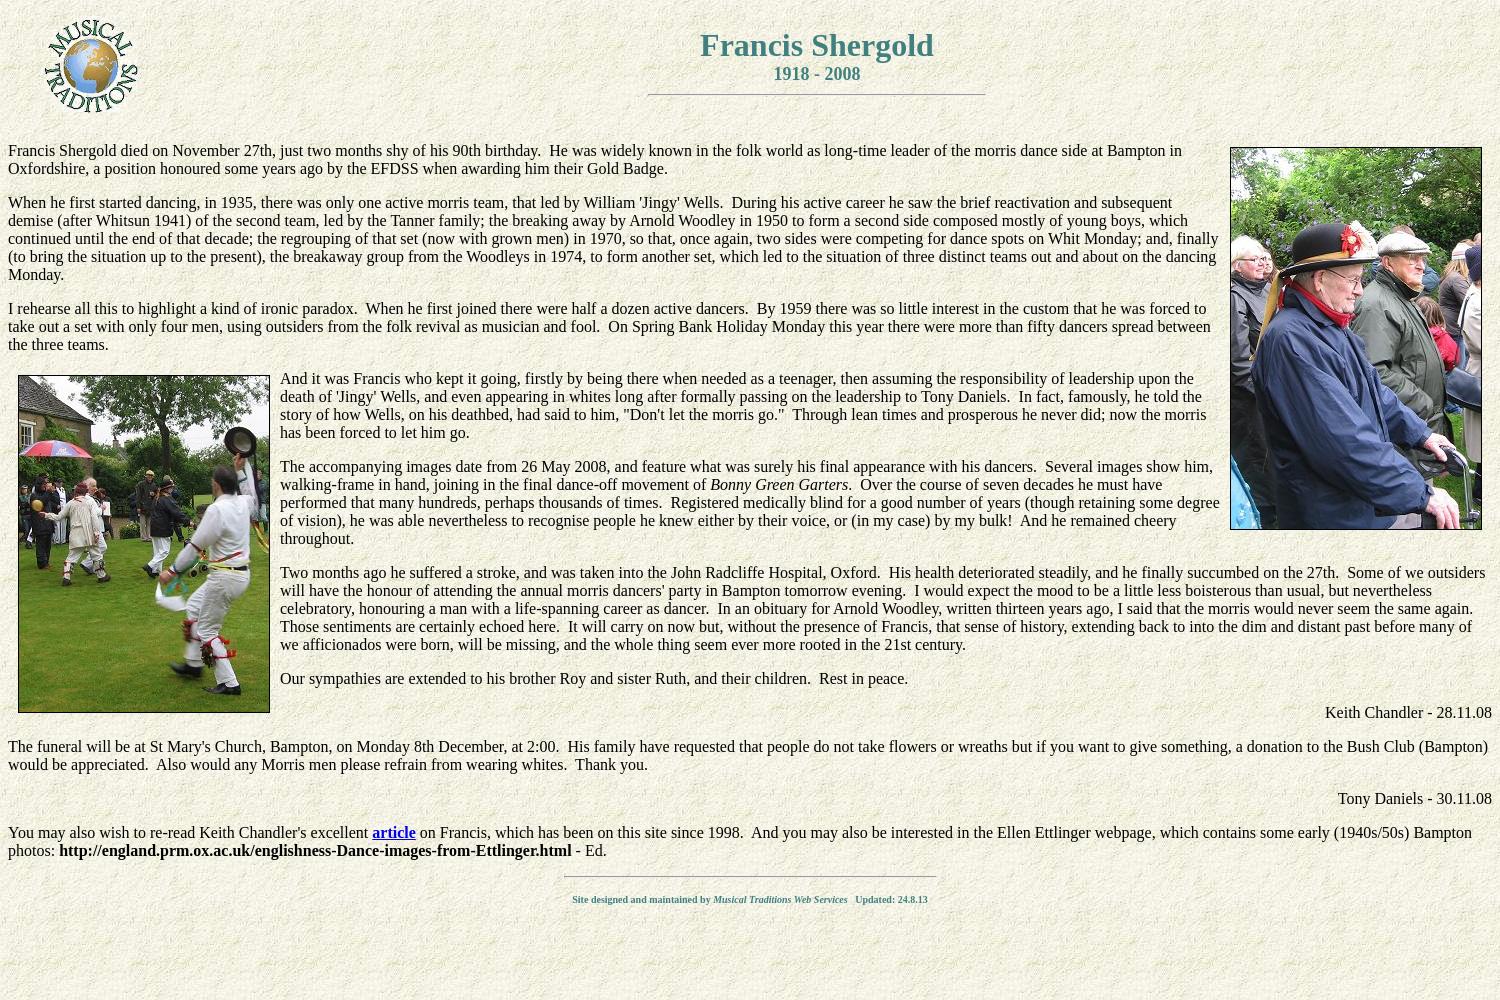 This screenshot has width=1500, height=1000. I want to click on 'on Francis, which has been on this site since 1998.  And you may also be interested in the Ellen Ettlinger webpage, which contains some early (1940s/50s) Bampton photos:', so click(738, 840).